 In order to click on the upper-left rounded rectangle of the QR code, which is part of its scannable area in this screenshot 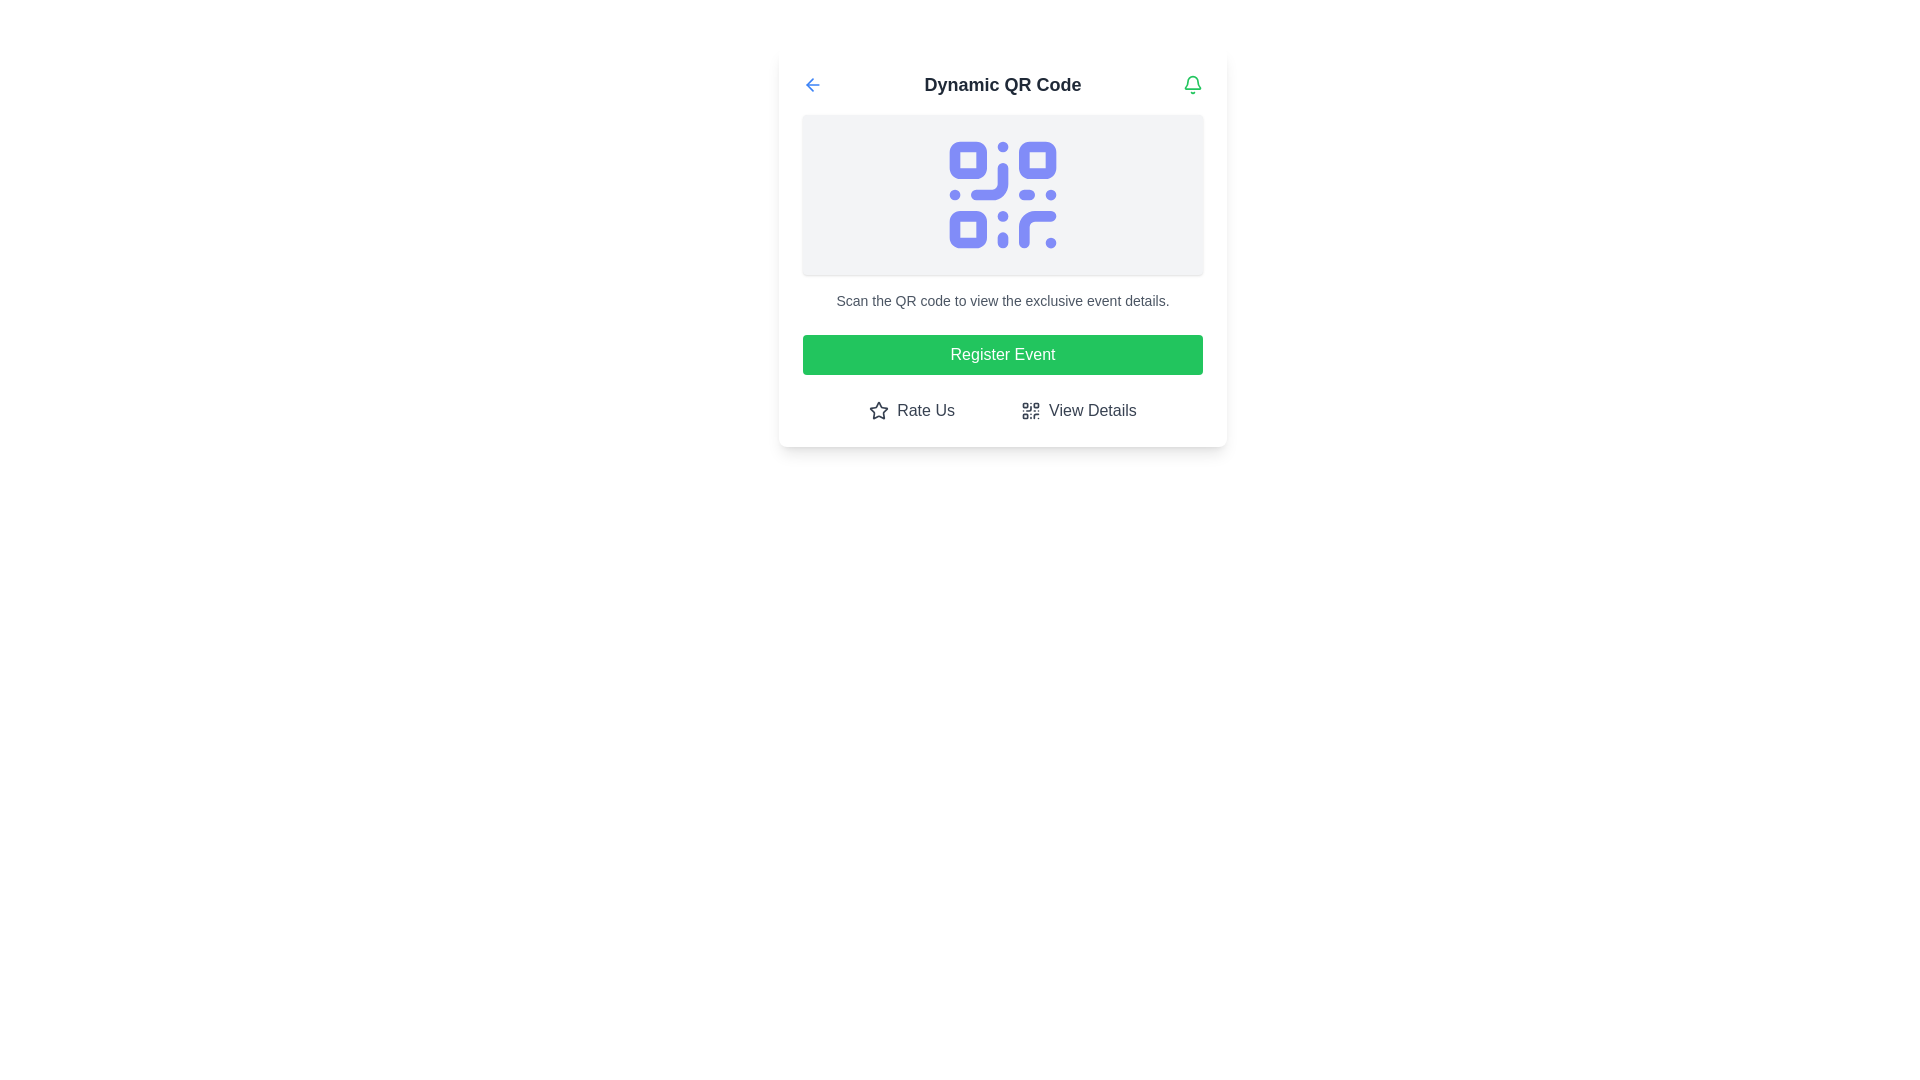, I will do `click(968, 159)`.